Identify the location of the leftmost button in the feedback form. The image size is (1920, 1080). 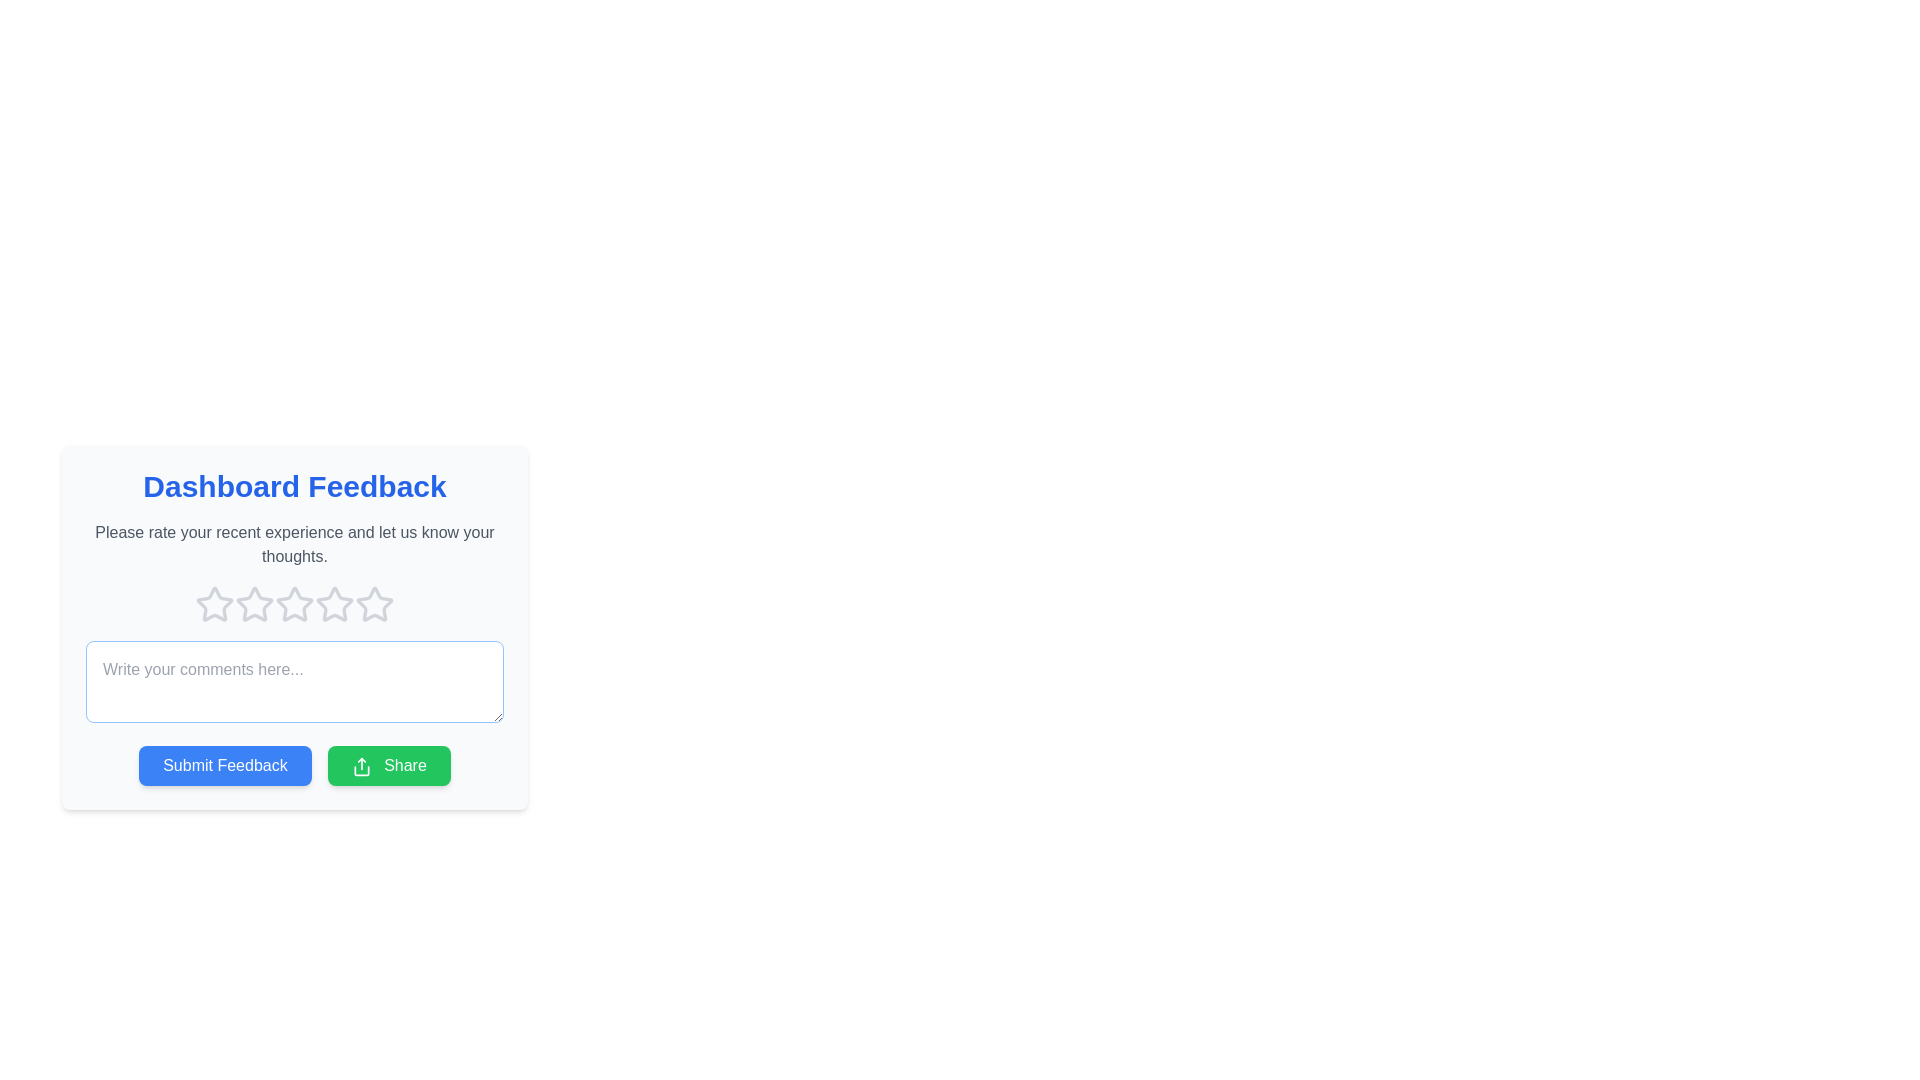
(225, 765).